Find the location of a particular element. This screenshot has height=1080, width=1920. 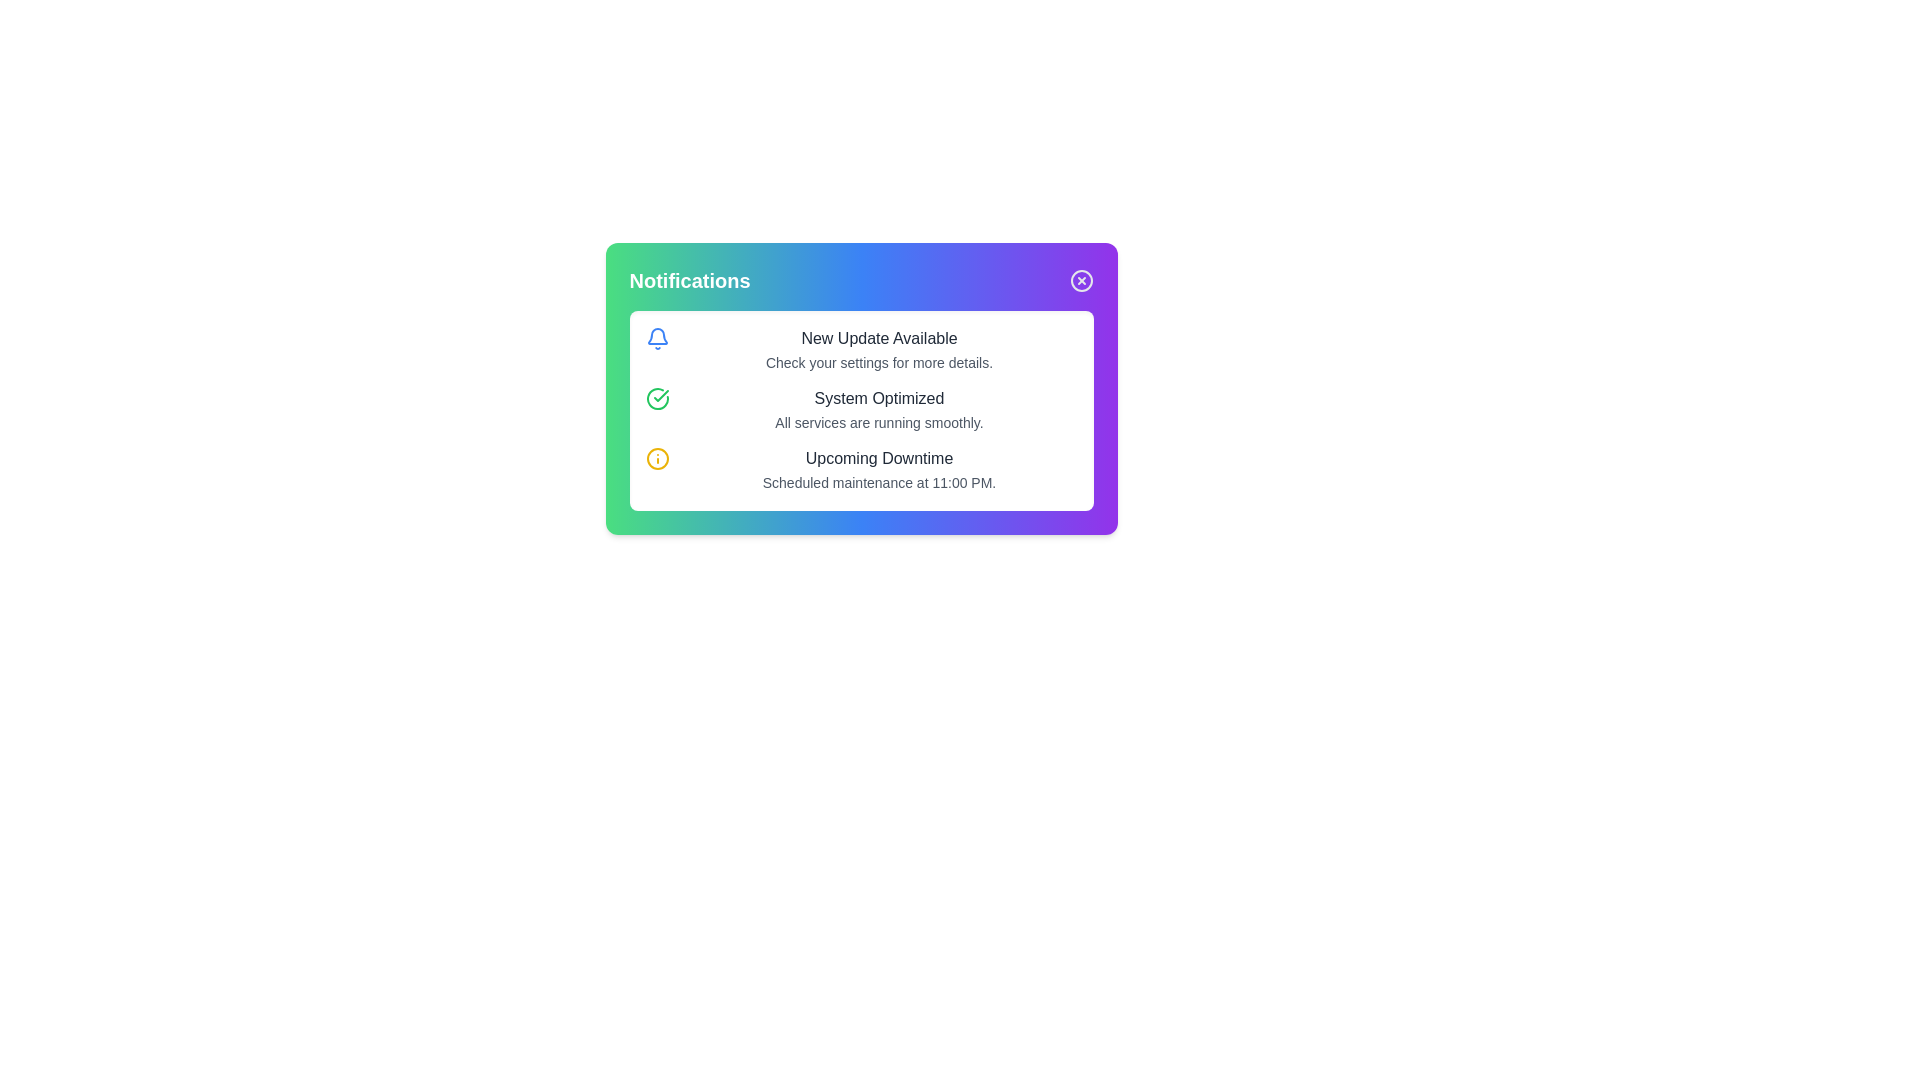

notification content from the first notification entry in the notification panel, positioned above other items and to the right of the blue bell icon is located at coordinates (879, 350).